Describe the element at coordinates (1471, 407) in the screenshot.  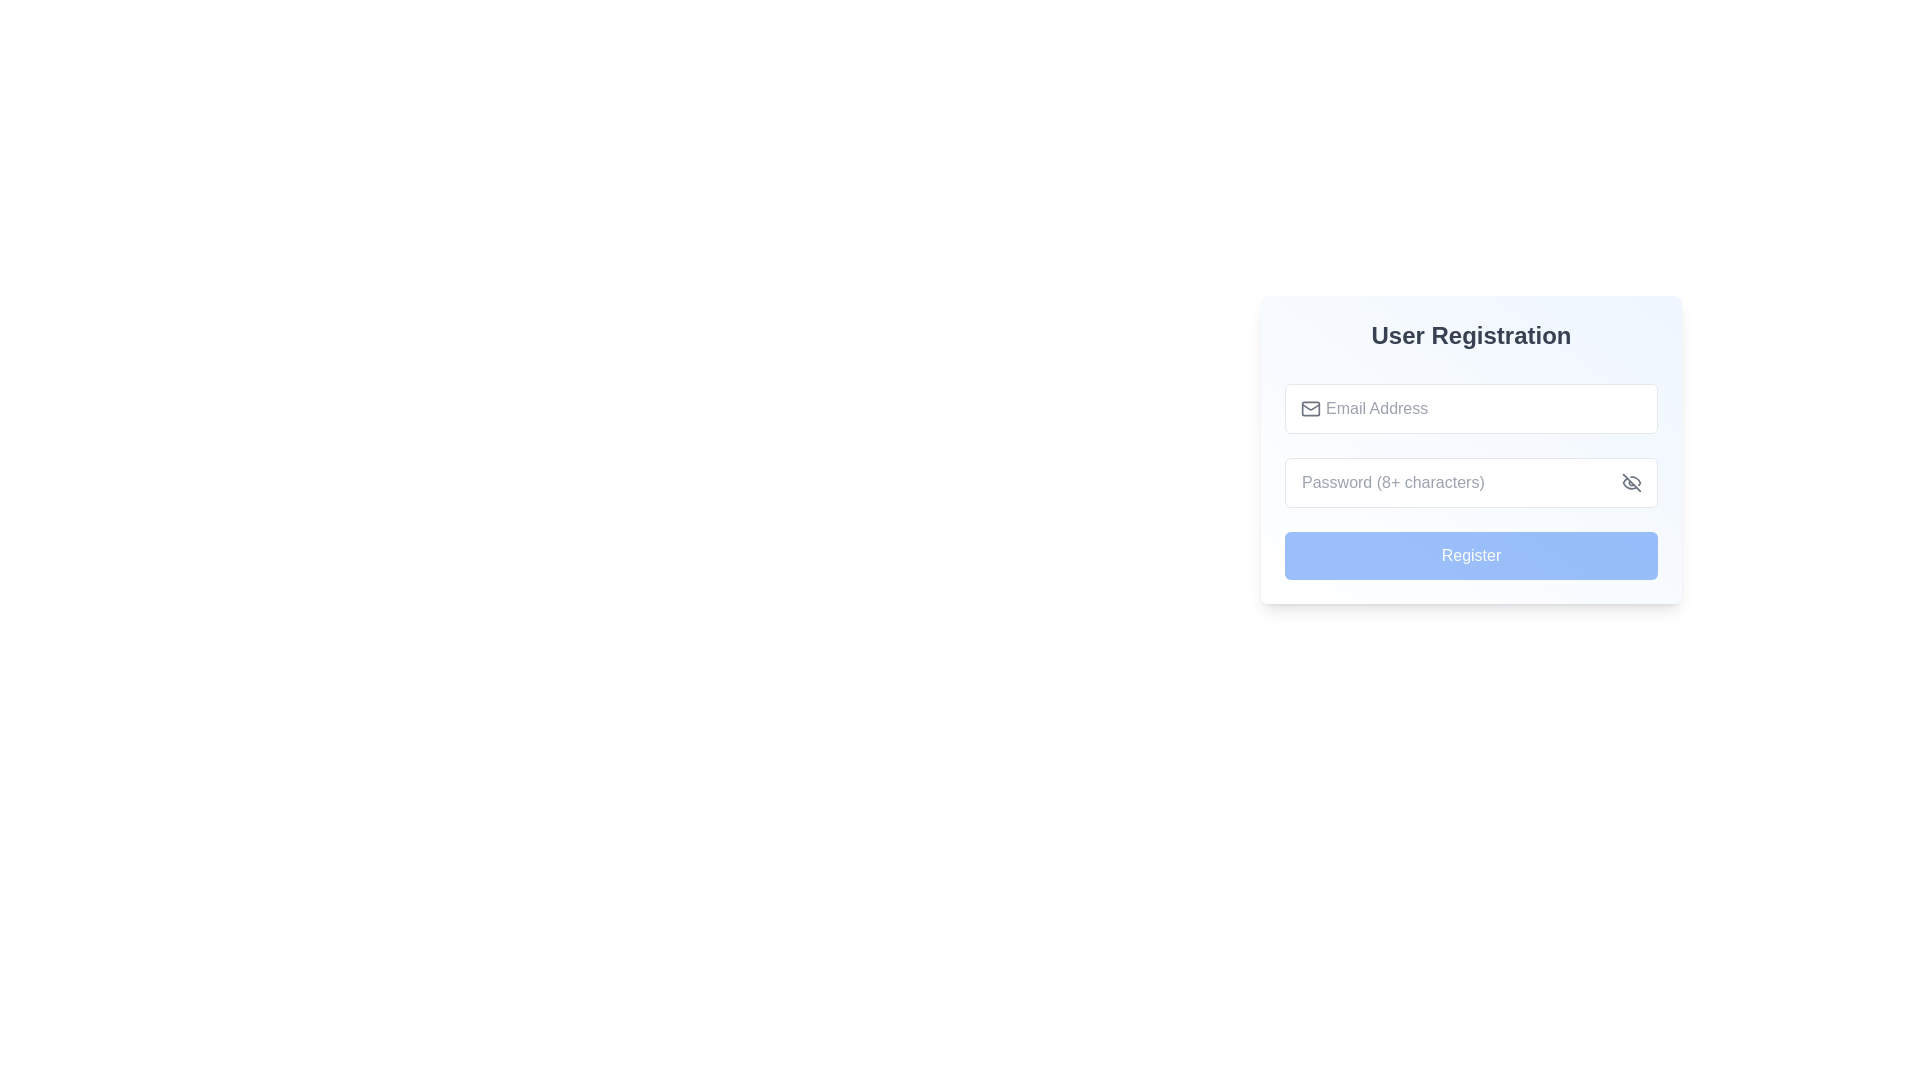
I see `the rounded-corner input field for 'Email Address' within the User Registration form` at that location.